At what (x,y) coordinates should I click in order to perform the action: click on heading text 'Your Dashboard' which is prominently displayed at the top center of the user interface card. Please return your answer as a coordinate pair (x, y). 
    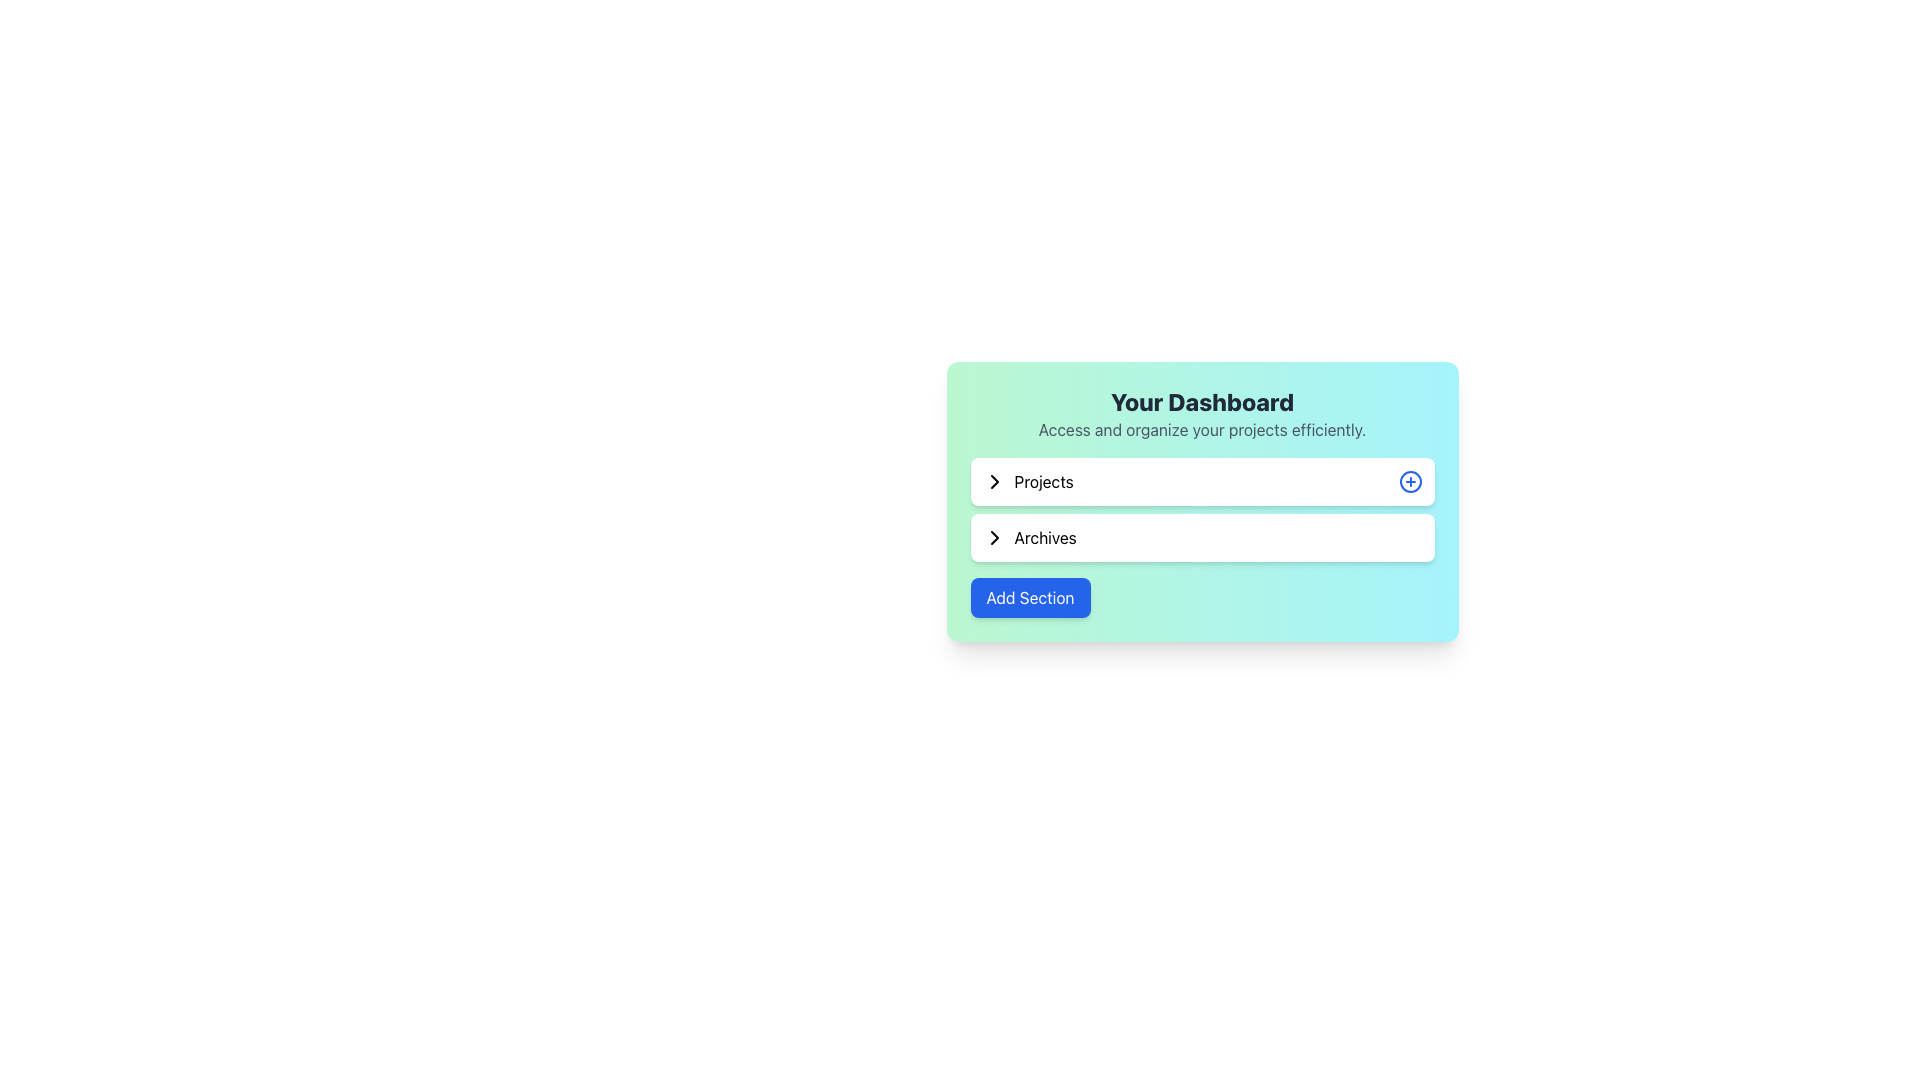
    Looking at the image, I should click on (1201, 401).